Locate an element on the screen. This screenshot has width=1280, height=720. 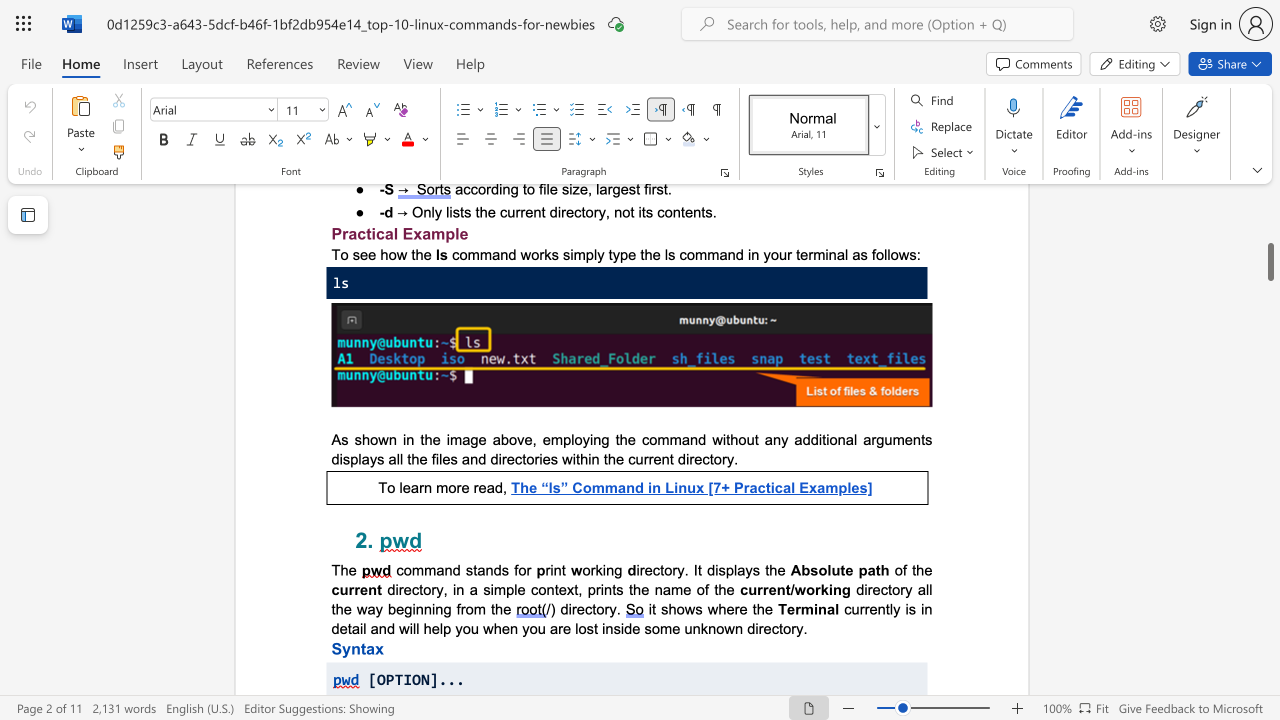
the subset text "e files and directories within the current directory." within the text "arguments displays all the files and directories within the current directory." is located at coordinates (418, 459).